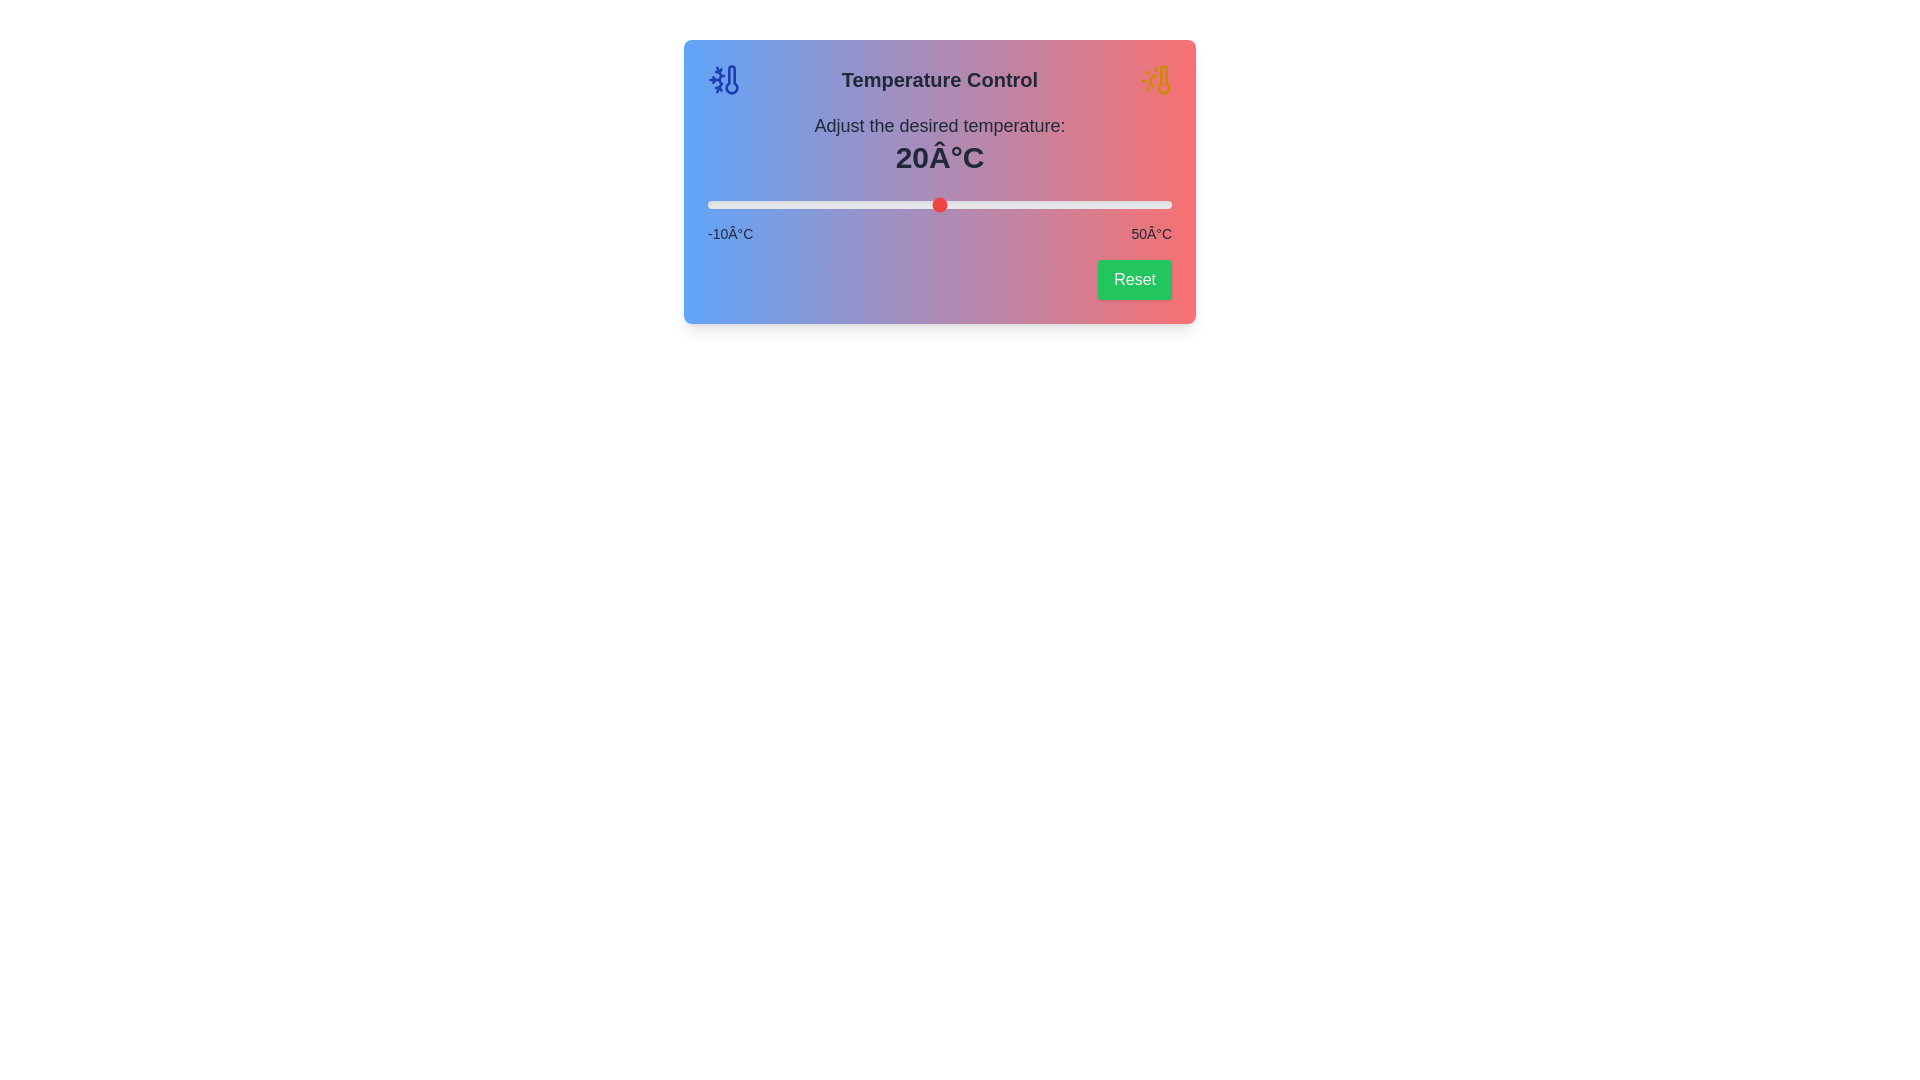  I want to click on the Reset button to reset the temperature to default, so click(1134, 280).